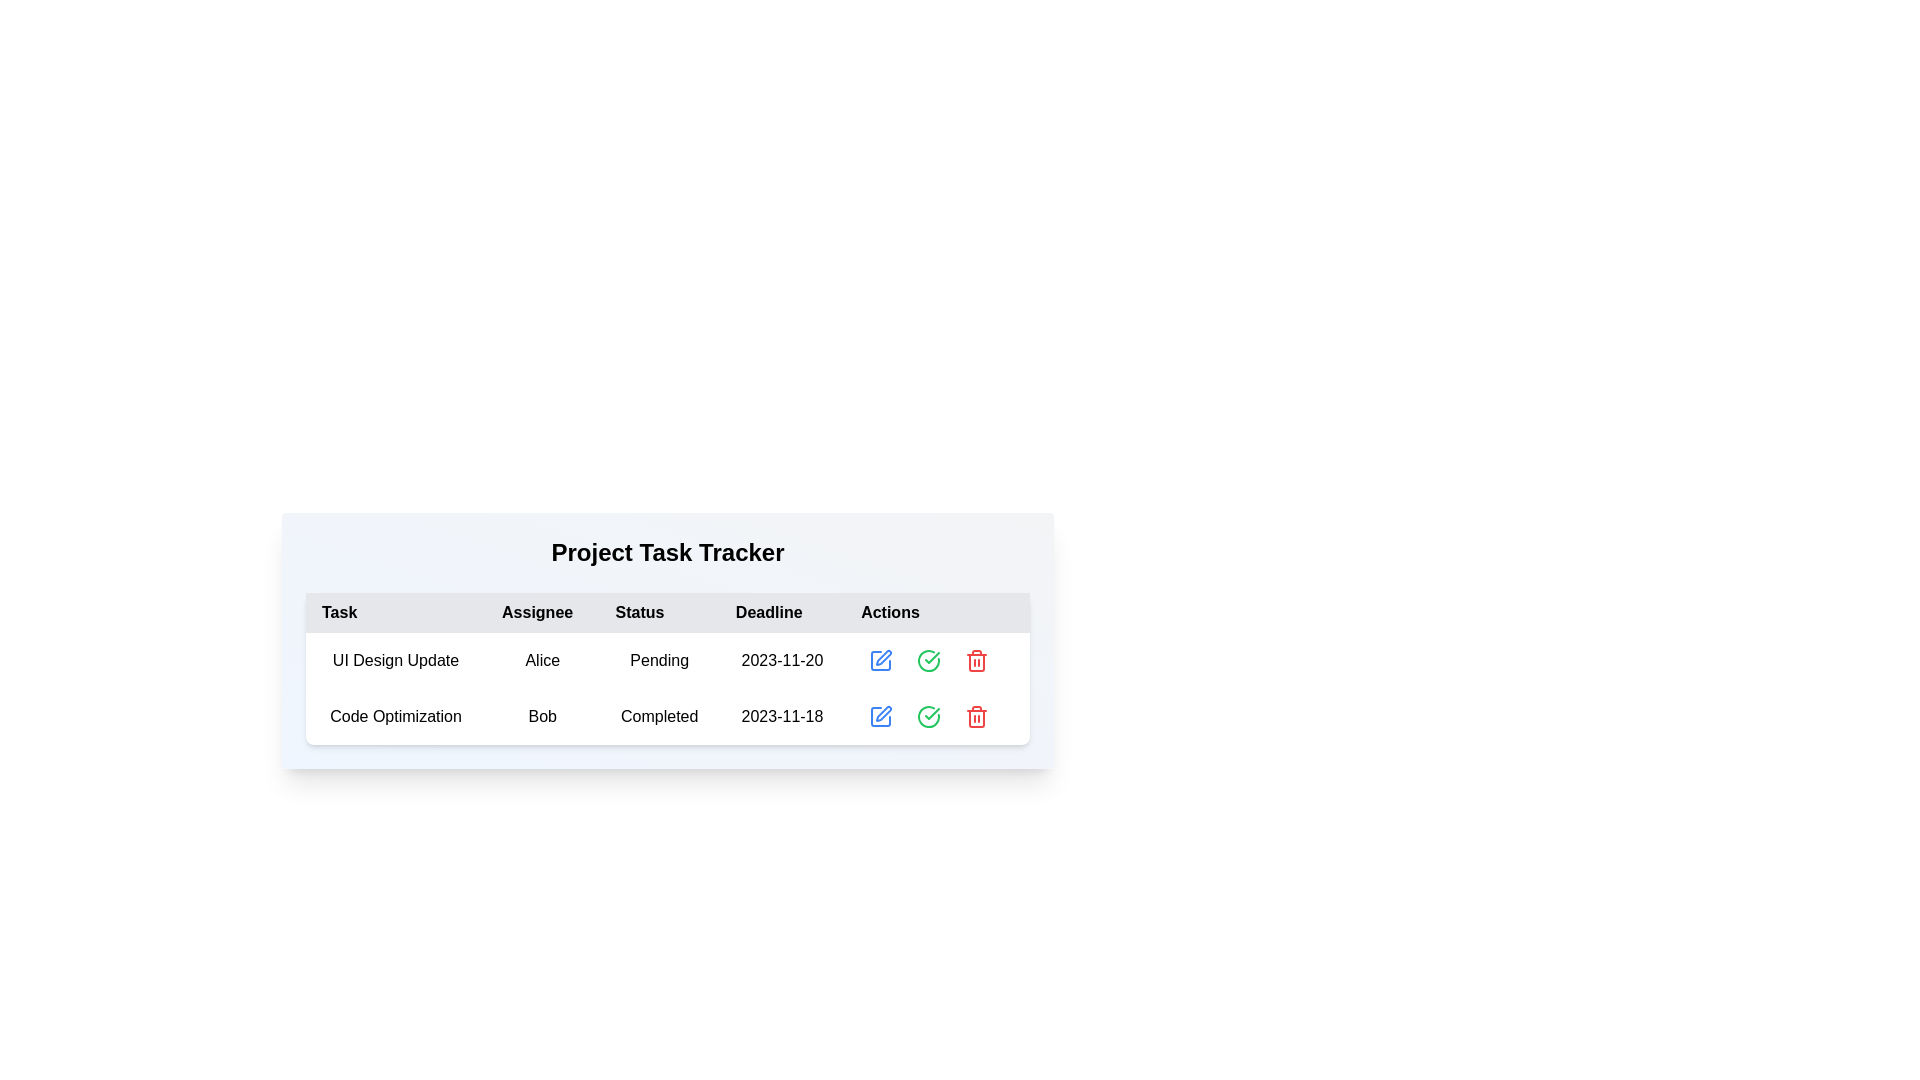  I want to click on the Checkmark icon in the Actions column for the Code Optimization task, so click(928, 716).